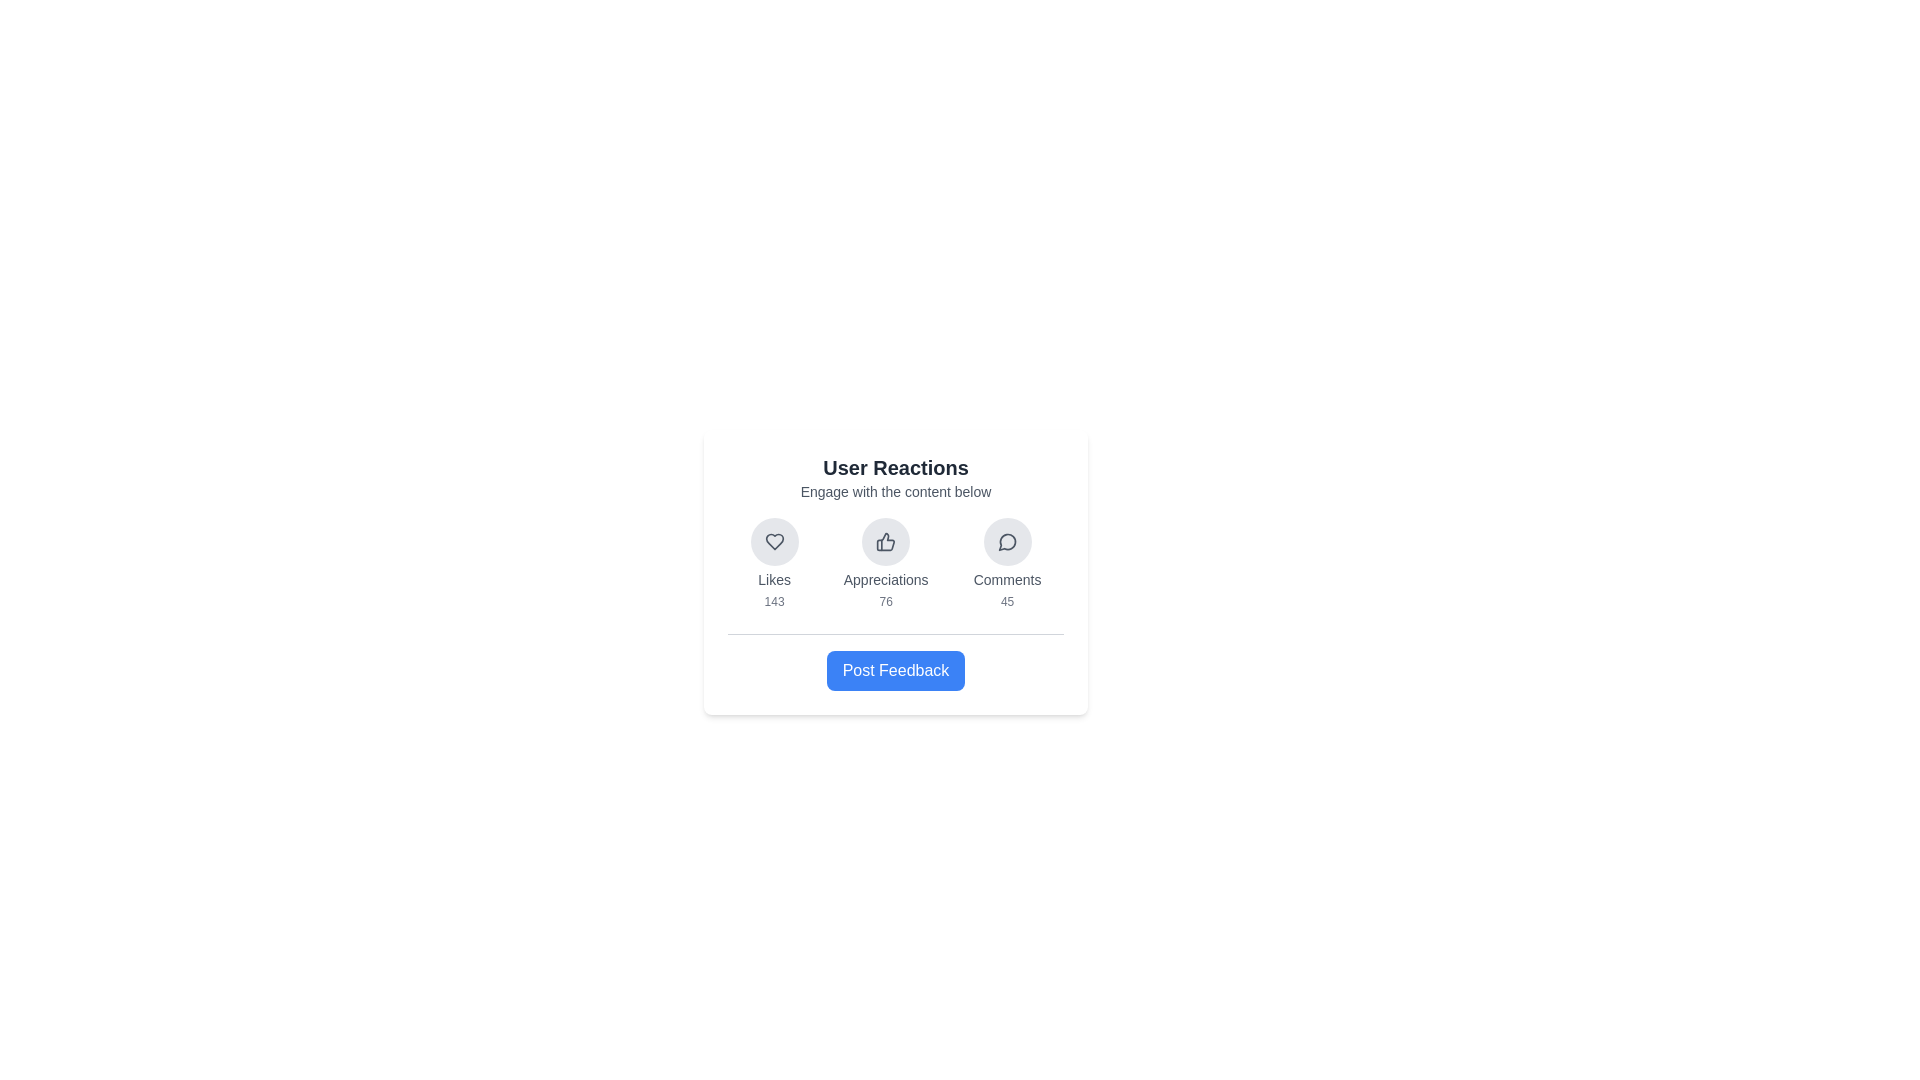  What do you see at coordinates (1007, 542) in the screenshot?
I see `the chat bubble icon with a rounded outline and a tail pointing downward` at bounding box center [1007, 542].